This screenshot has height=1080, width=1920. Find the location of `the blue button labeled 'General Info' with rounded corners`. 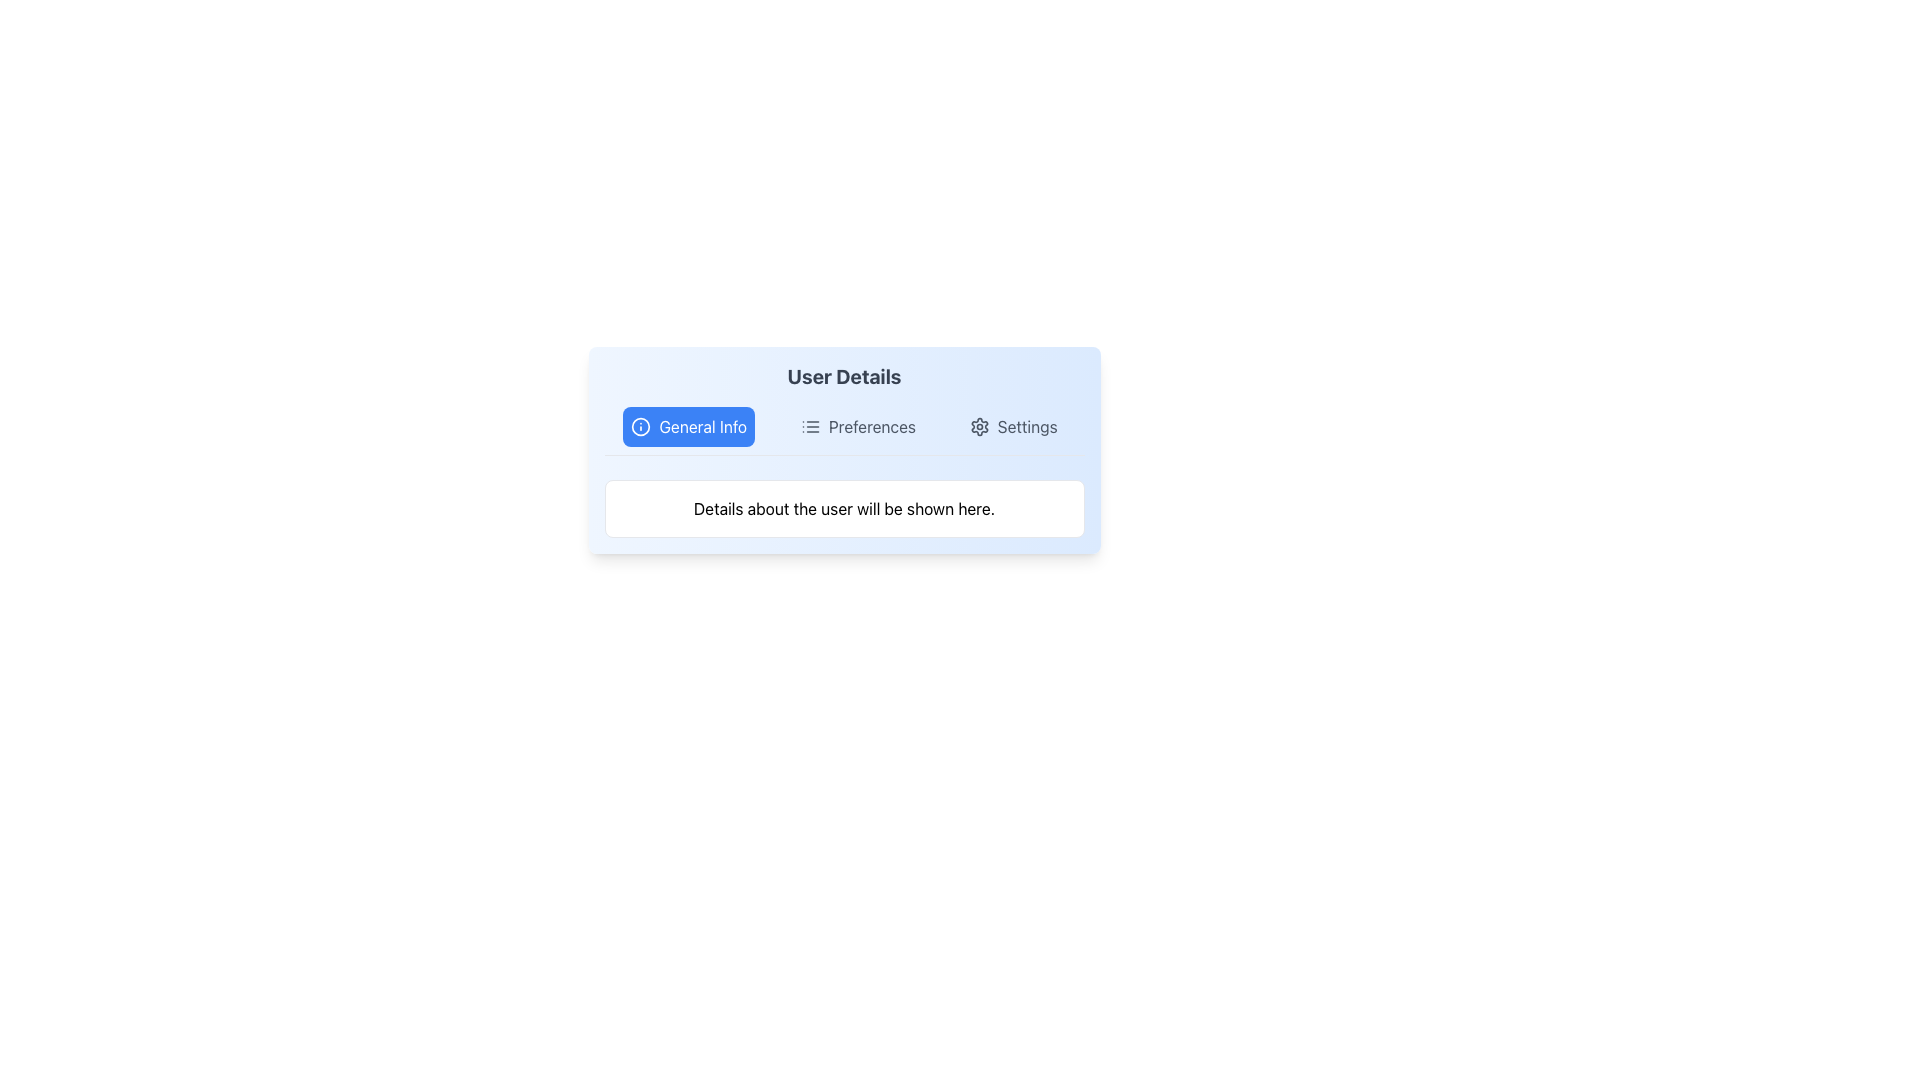

the blue button labeled 'General Info' with rounded corners is located at coordinates (689, 426).